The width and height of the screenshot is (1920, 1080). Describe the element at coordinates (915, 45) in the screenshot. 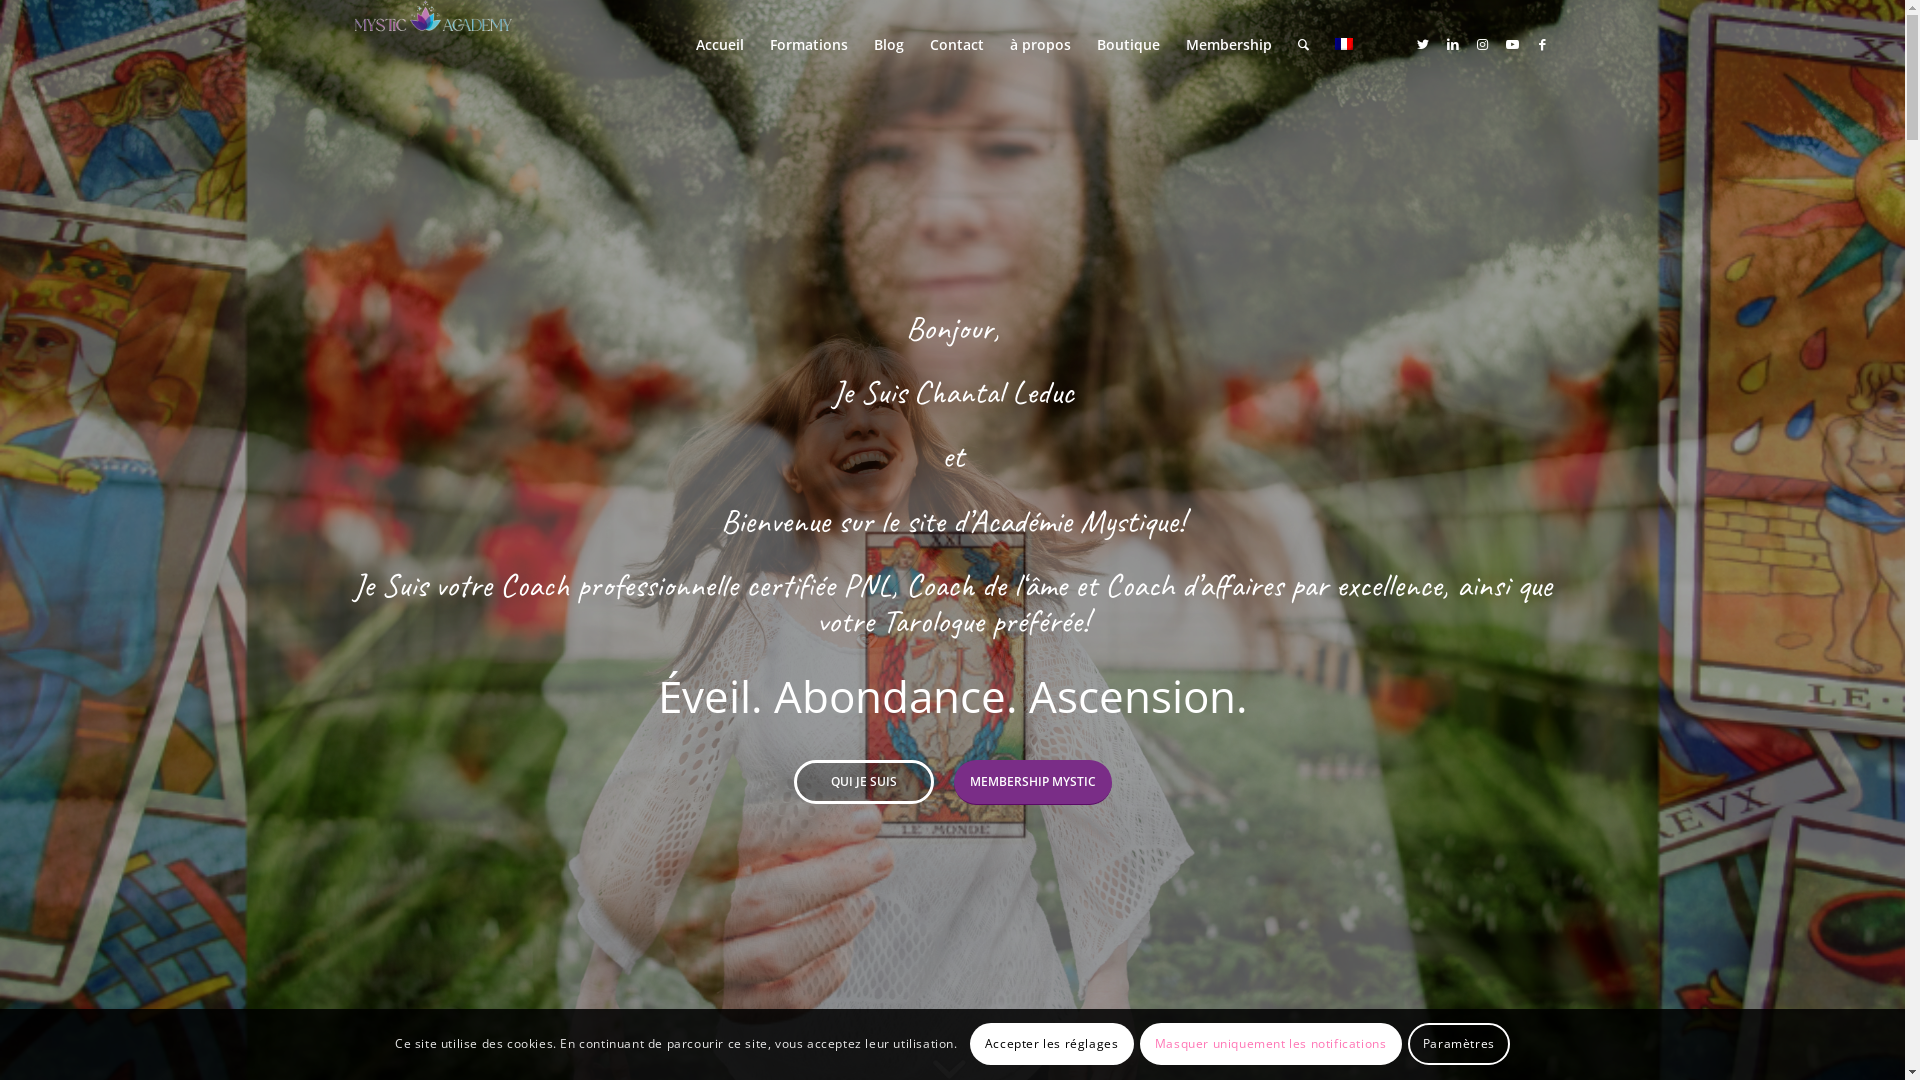

I see `'Contact'` at that location.